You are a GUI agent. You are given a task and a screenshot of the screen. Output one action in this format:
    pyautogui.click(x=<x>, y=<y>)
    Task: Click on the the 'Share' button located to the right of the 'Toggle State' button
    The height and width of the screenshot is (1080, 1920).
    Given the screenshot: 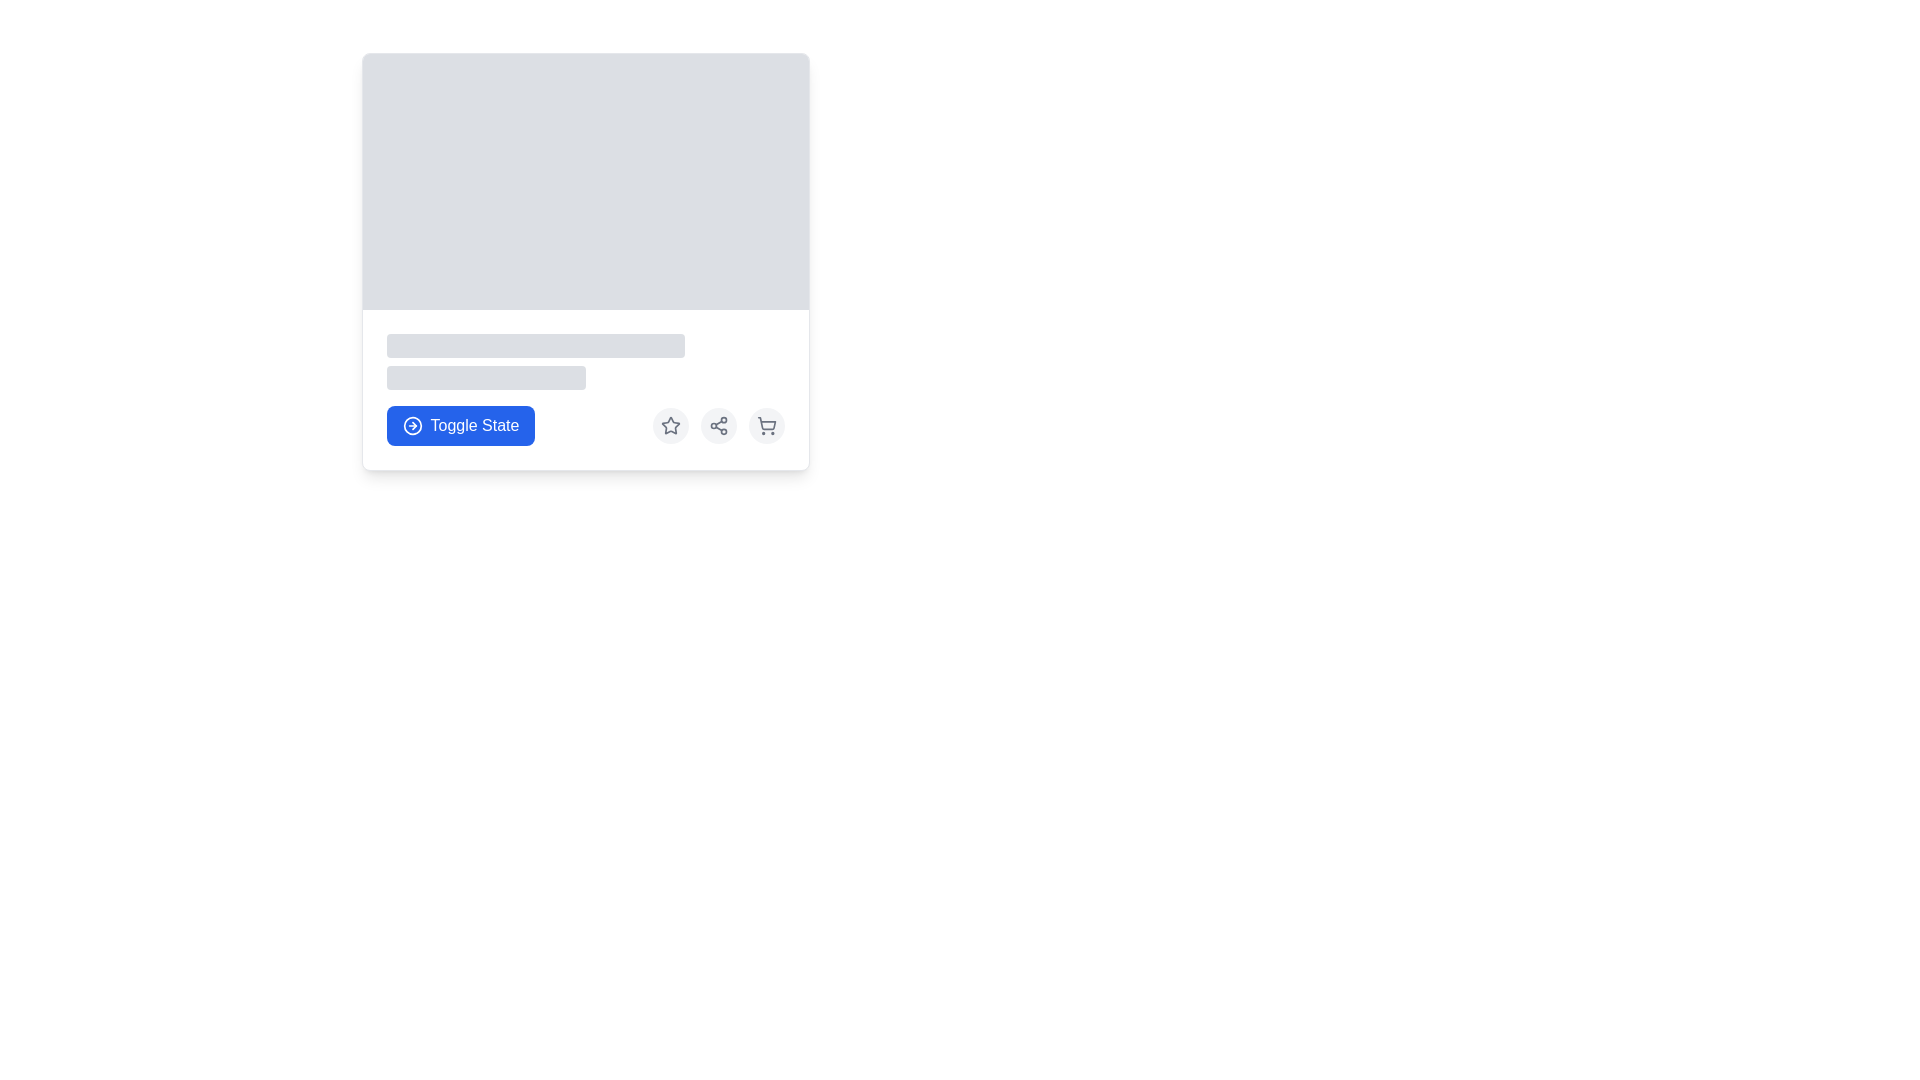 What is the action you would take?
    pyautogui.click(x=718, y=424)
    